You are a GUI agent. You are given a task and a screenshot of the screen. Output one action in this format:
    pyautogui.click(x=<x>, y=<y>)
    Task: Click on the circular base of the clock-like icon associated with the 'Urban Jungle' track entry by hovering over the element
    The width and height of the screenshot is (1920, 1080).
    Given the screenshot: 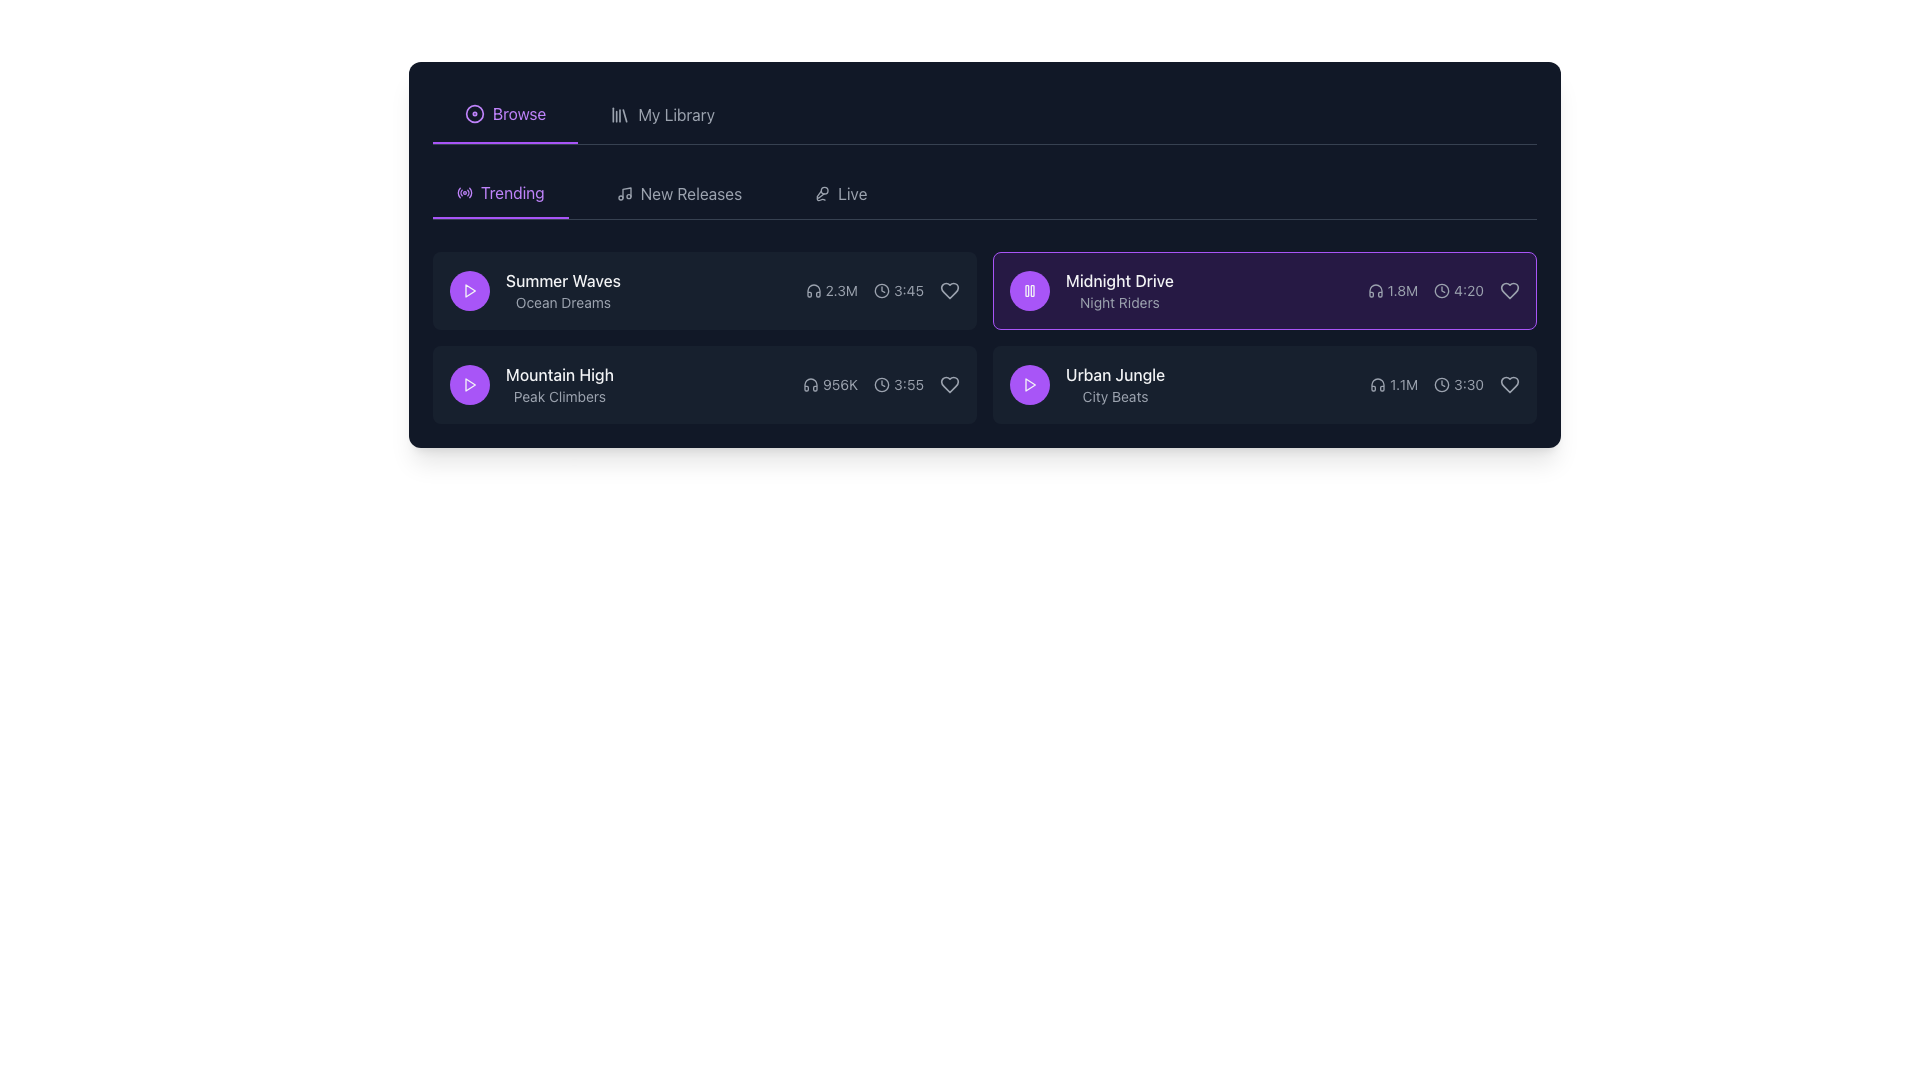 What is the action you would take?
    pyautogui.click(x=1442, y=385)
    